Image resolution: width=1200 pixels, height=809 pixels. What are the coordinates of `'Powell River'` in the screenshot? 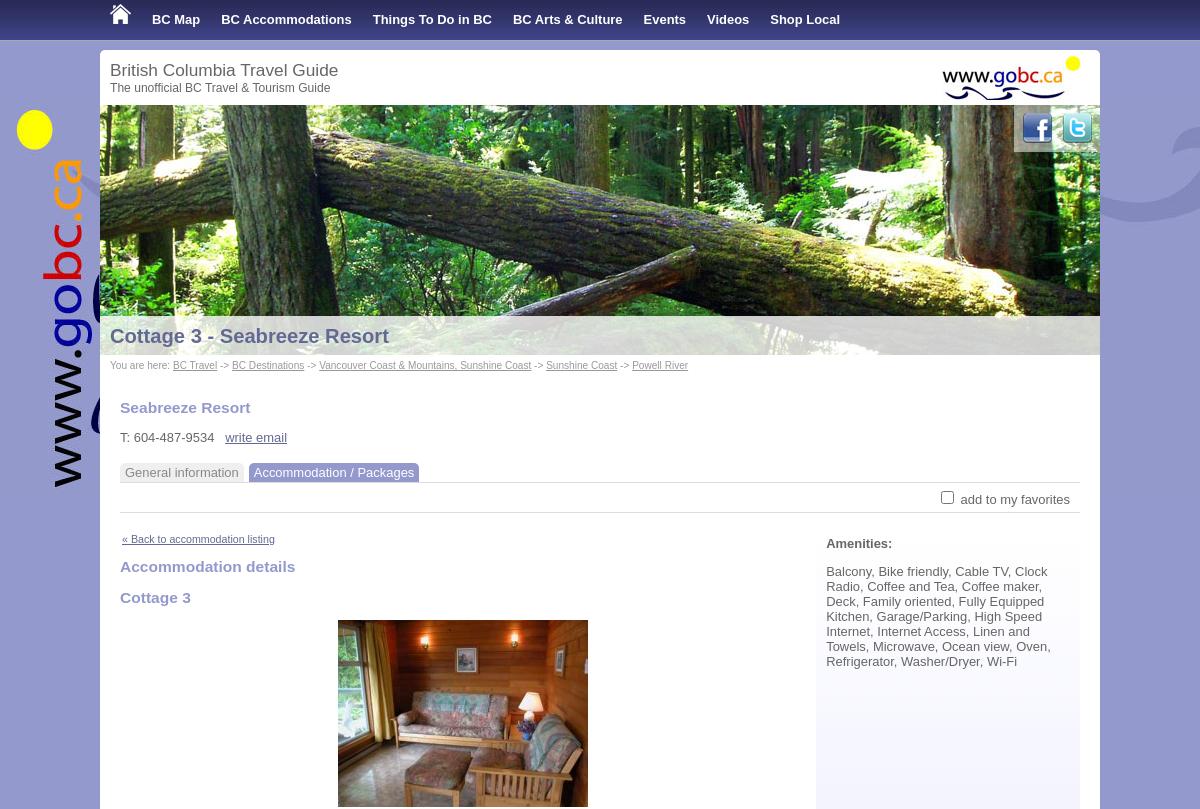 It's located at (632, 365).